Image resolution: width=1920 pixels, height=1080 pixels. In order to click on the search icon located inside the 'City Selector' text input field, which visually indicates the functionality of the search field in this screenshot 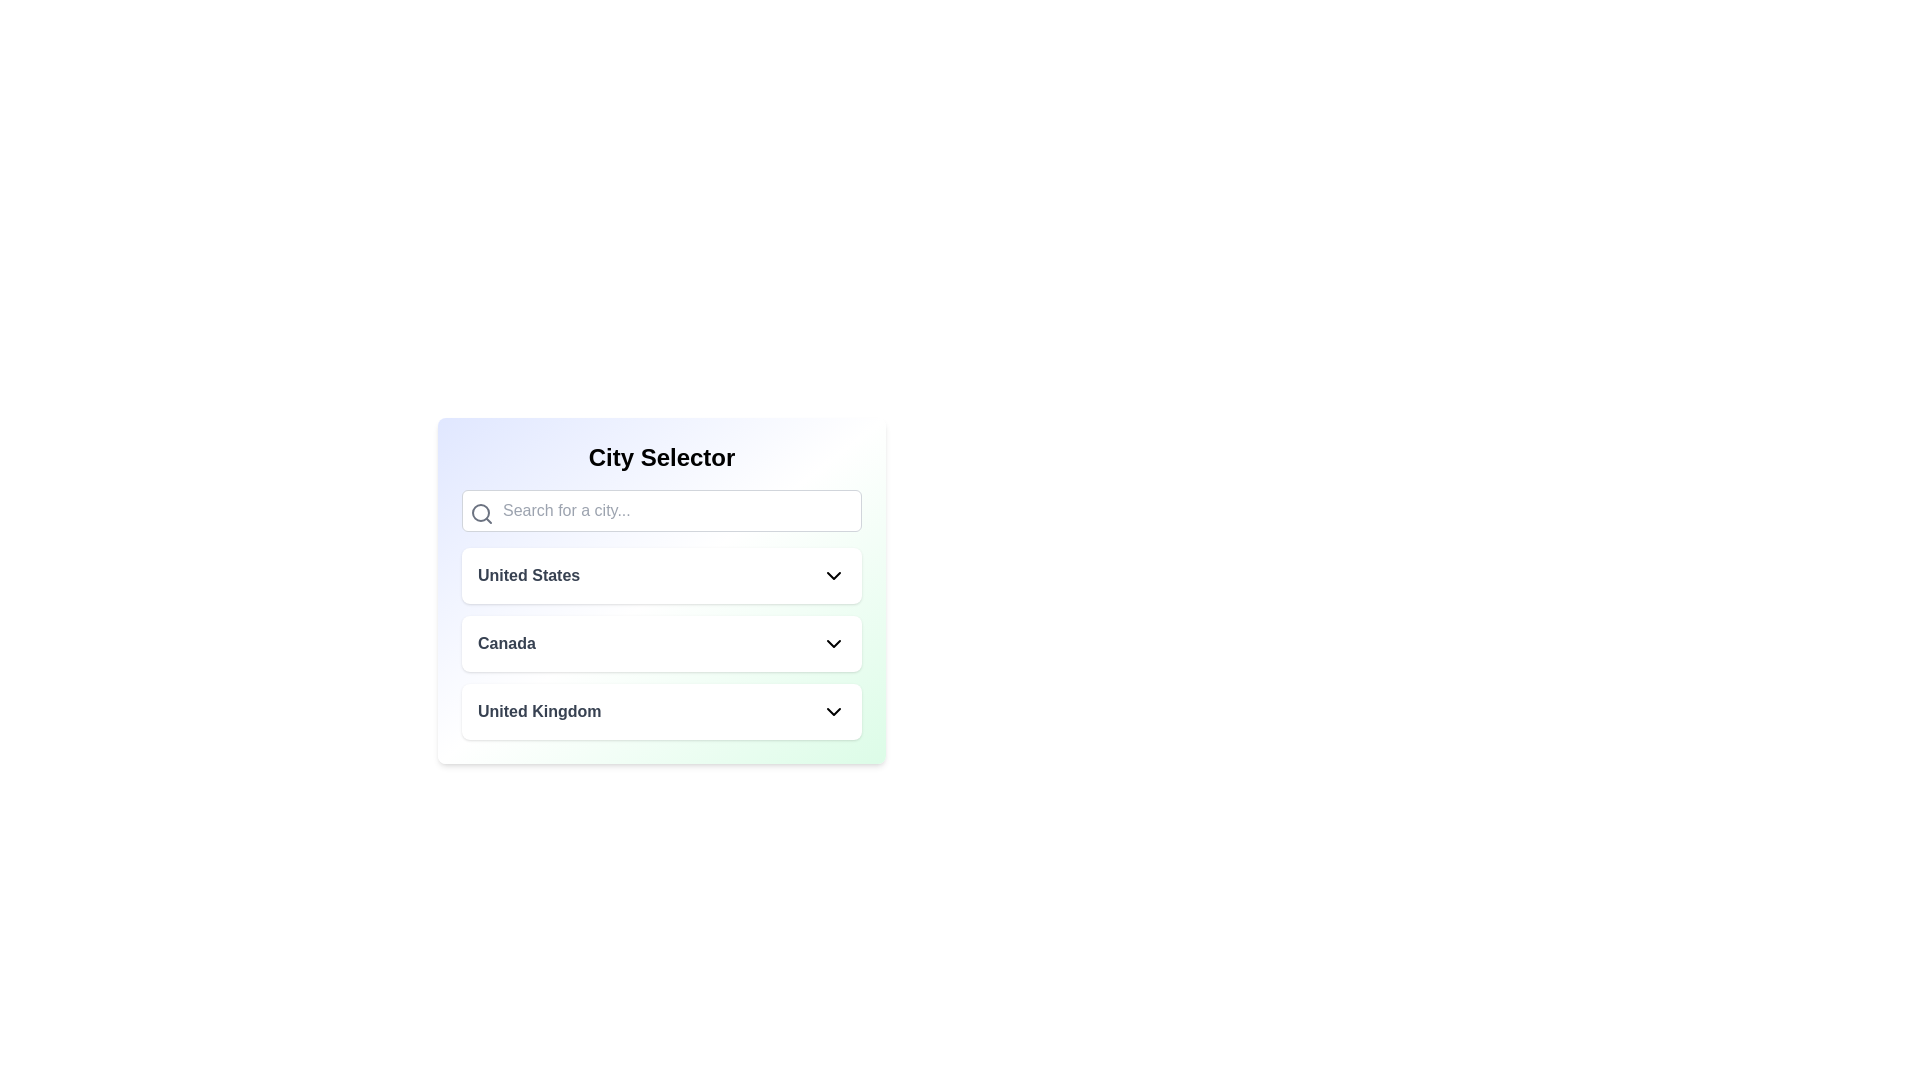, I will do `click(481, 512)`.